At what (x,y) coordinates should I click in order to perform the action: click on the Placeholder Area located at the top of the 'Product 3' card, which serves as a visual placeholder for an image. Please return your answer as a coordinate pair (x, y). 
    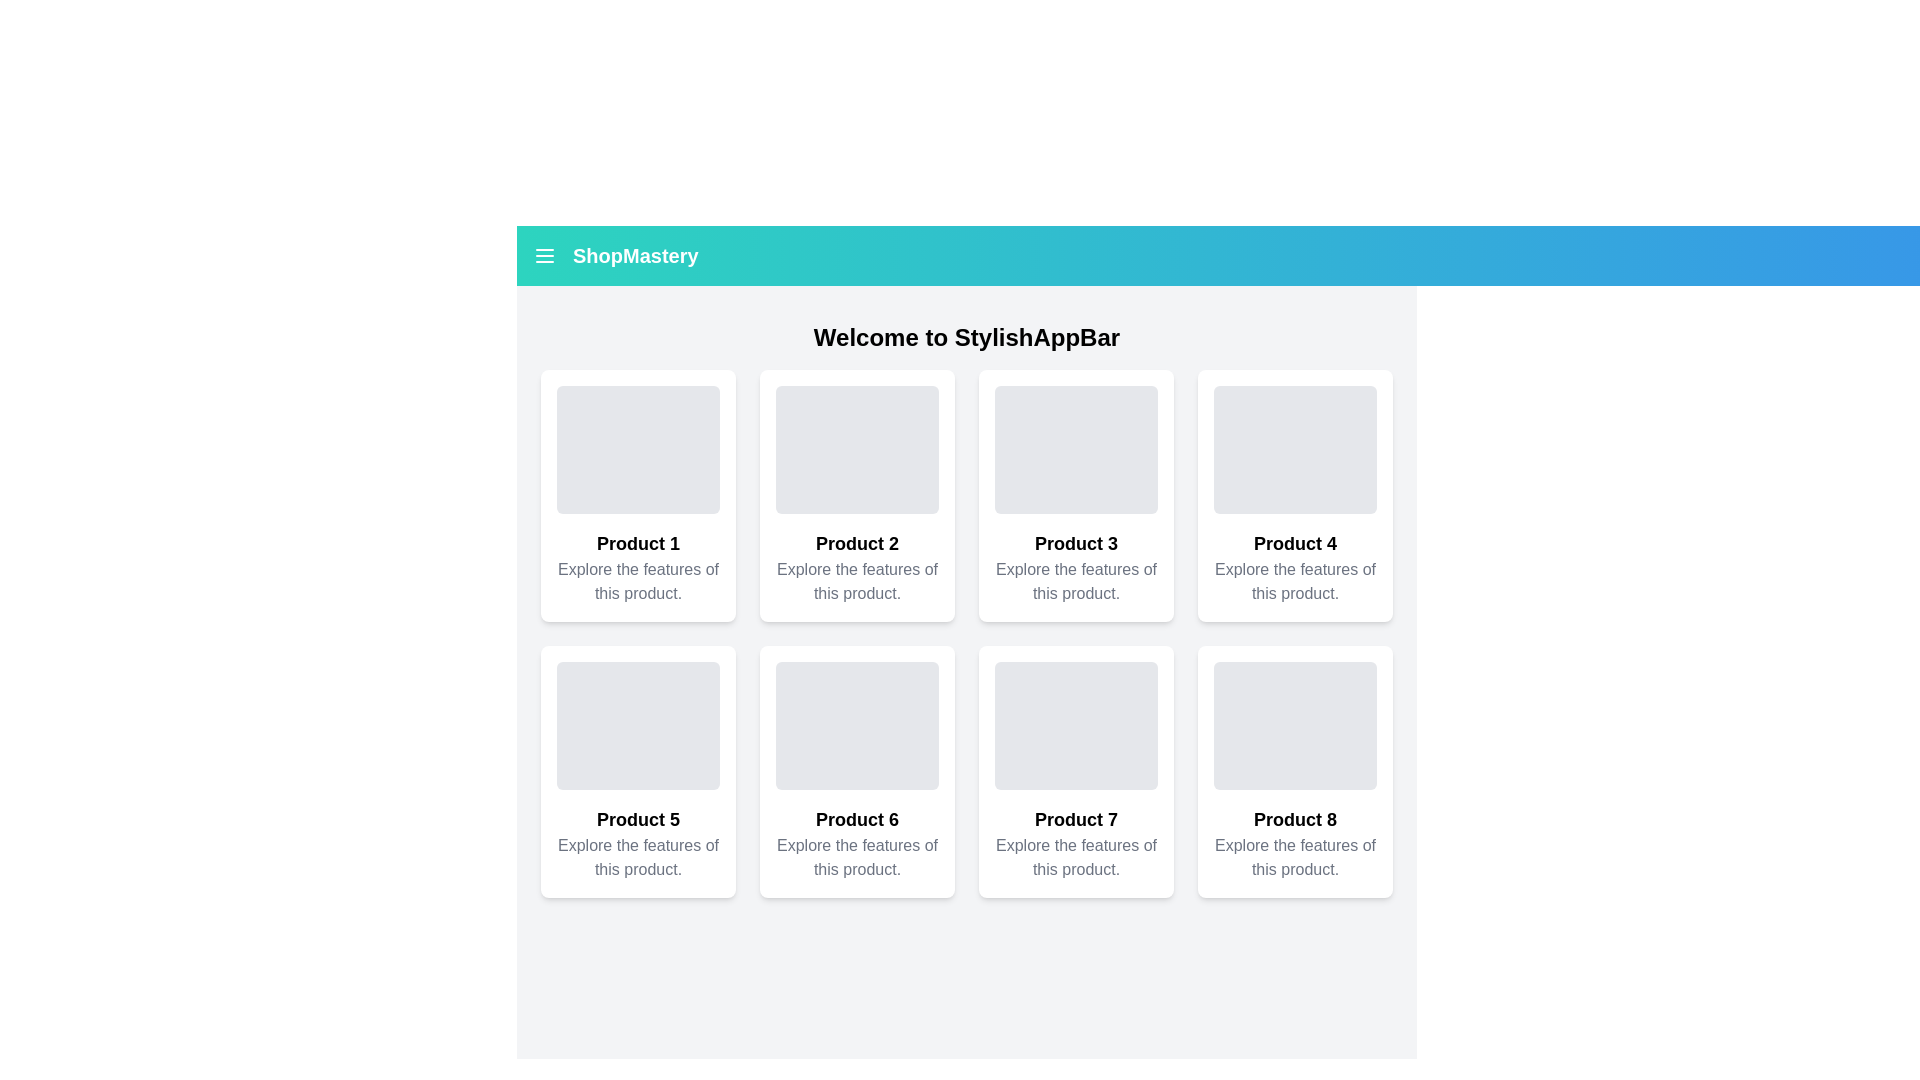
    Looking at the image, I should click on (1075, 450).